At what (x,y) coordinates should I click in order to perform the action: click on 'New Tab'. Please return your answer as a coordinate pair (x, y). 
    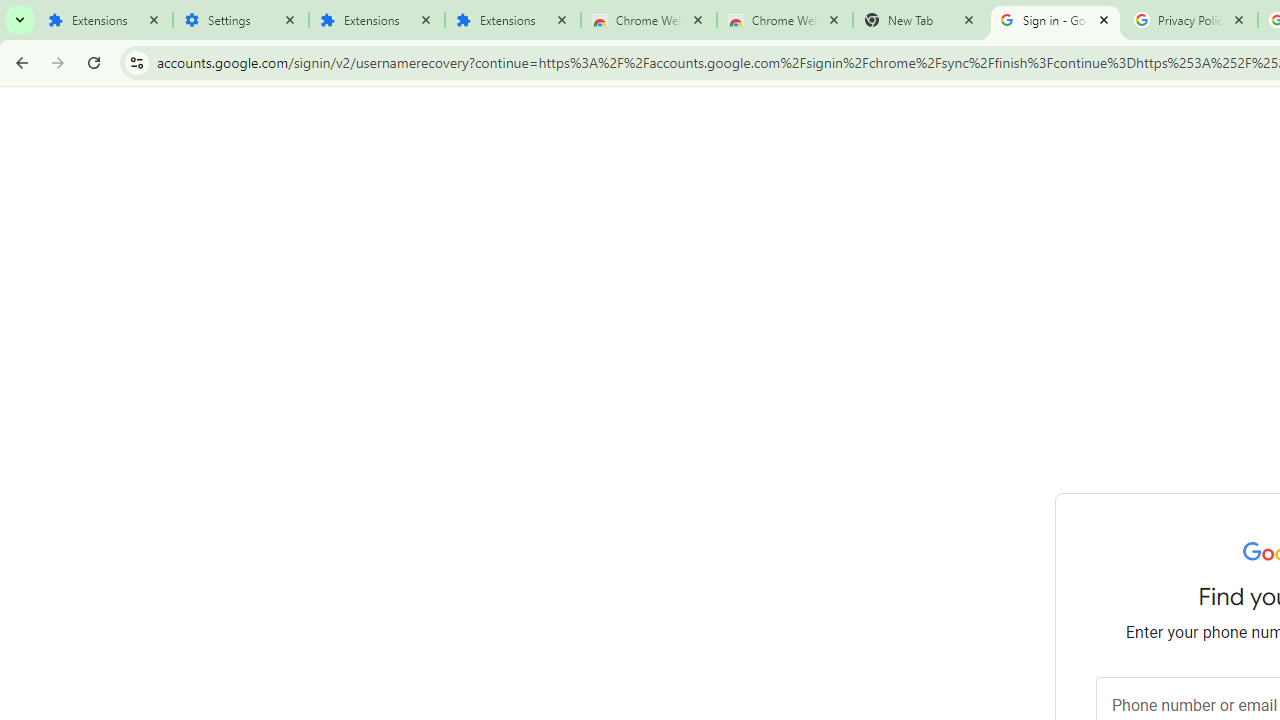
    Looking at the image, I should click on (919, 20).